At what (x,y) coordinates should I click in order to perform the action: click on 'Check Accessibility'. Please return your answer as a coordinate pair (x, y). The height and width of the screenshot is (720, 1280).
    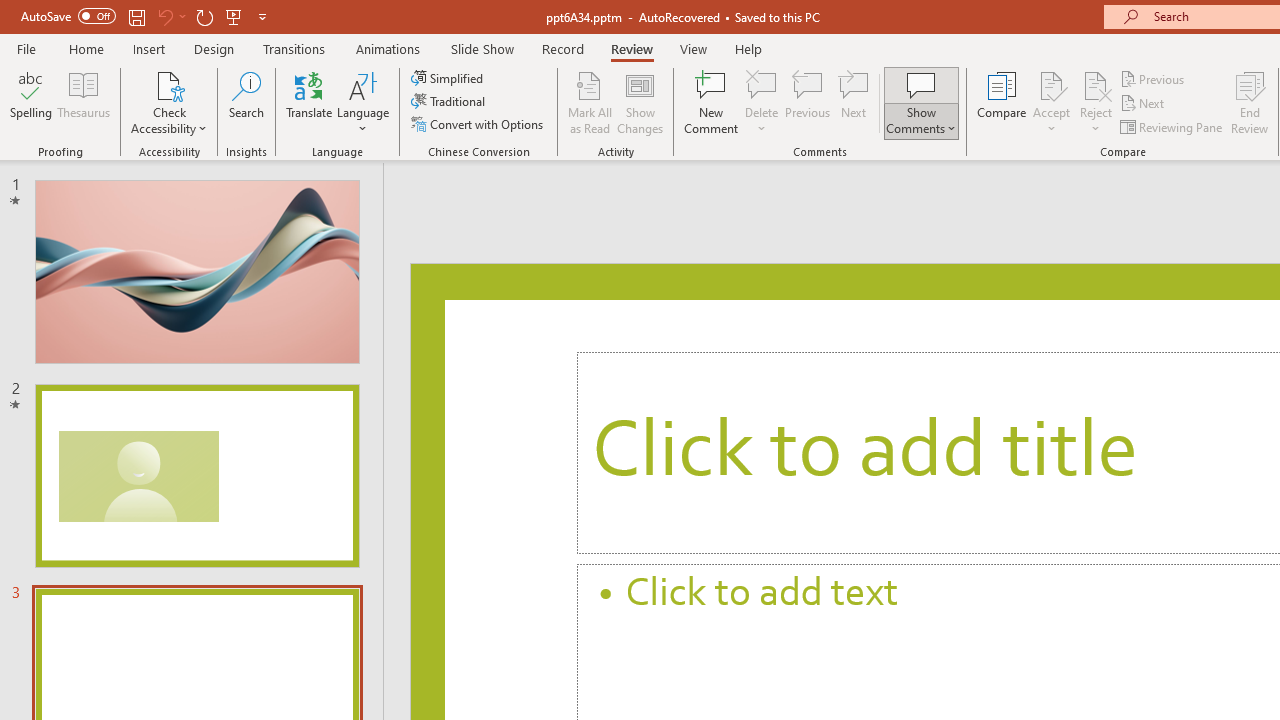
    Looking at the image, I should click on (169, 84).